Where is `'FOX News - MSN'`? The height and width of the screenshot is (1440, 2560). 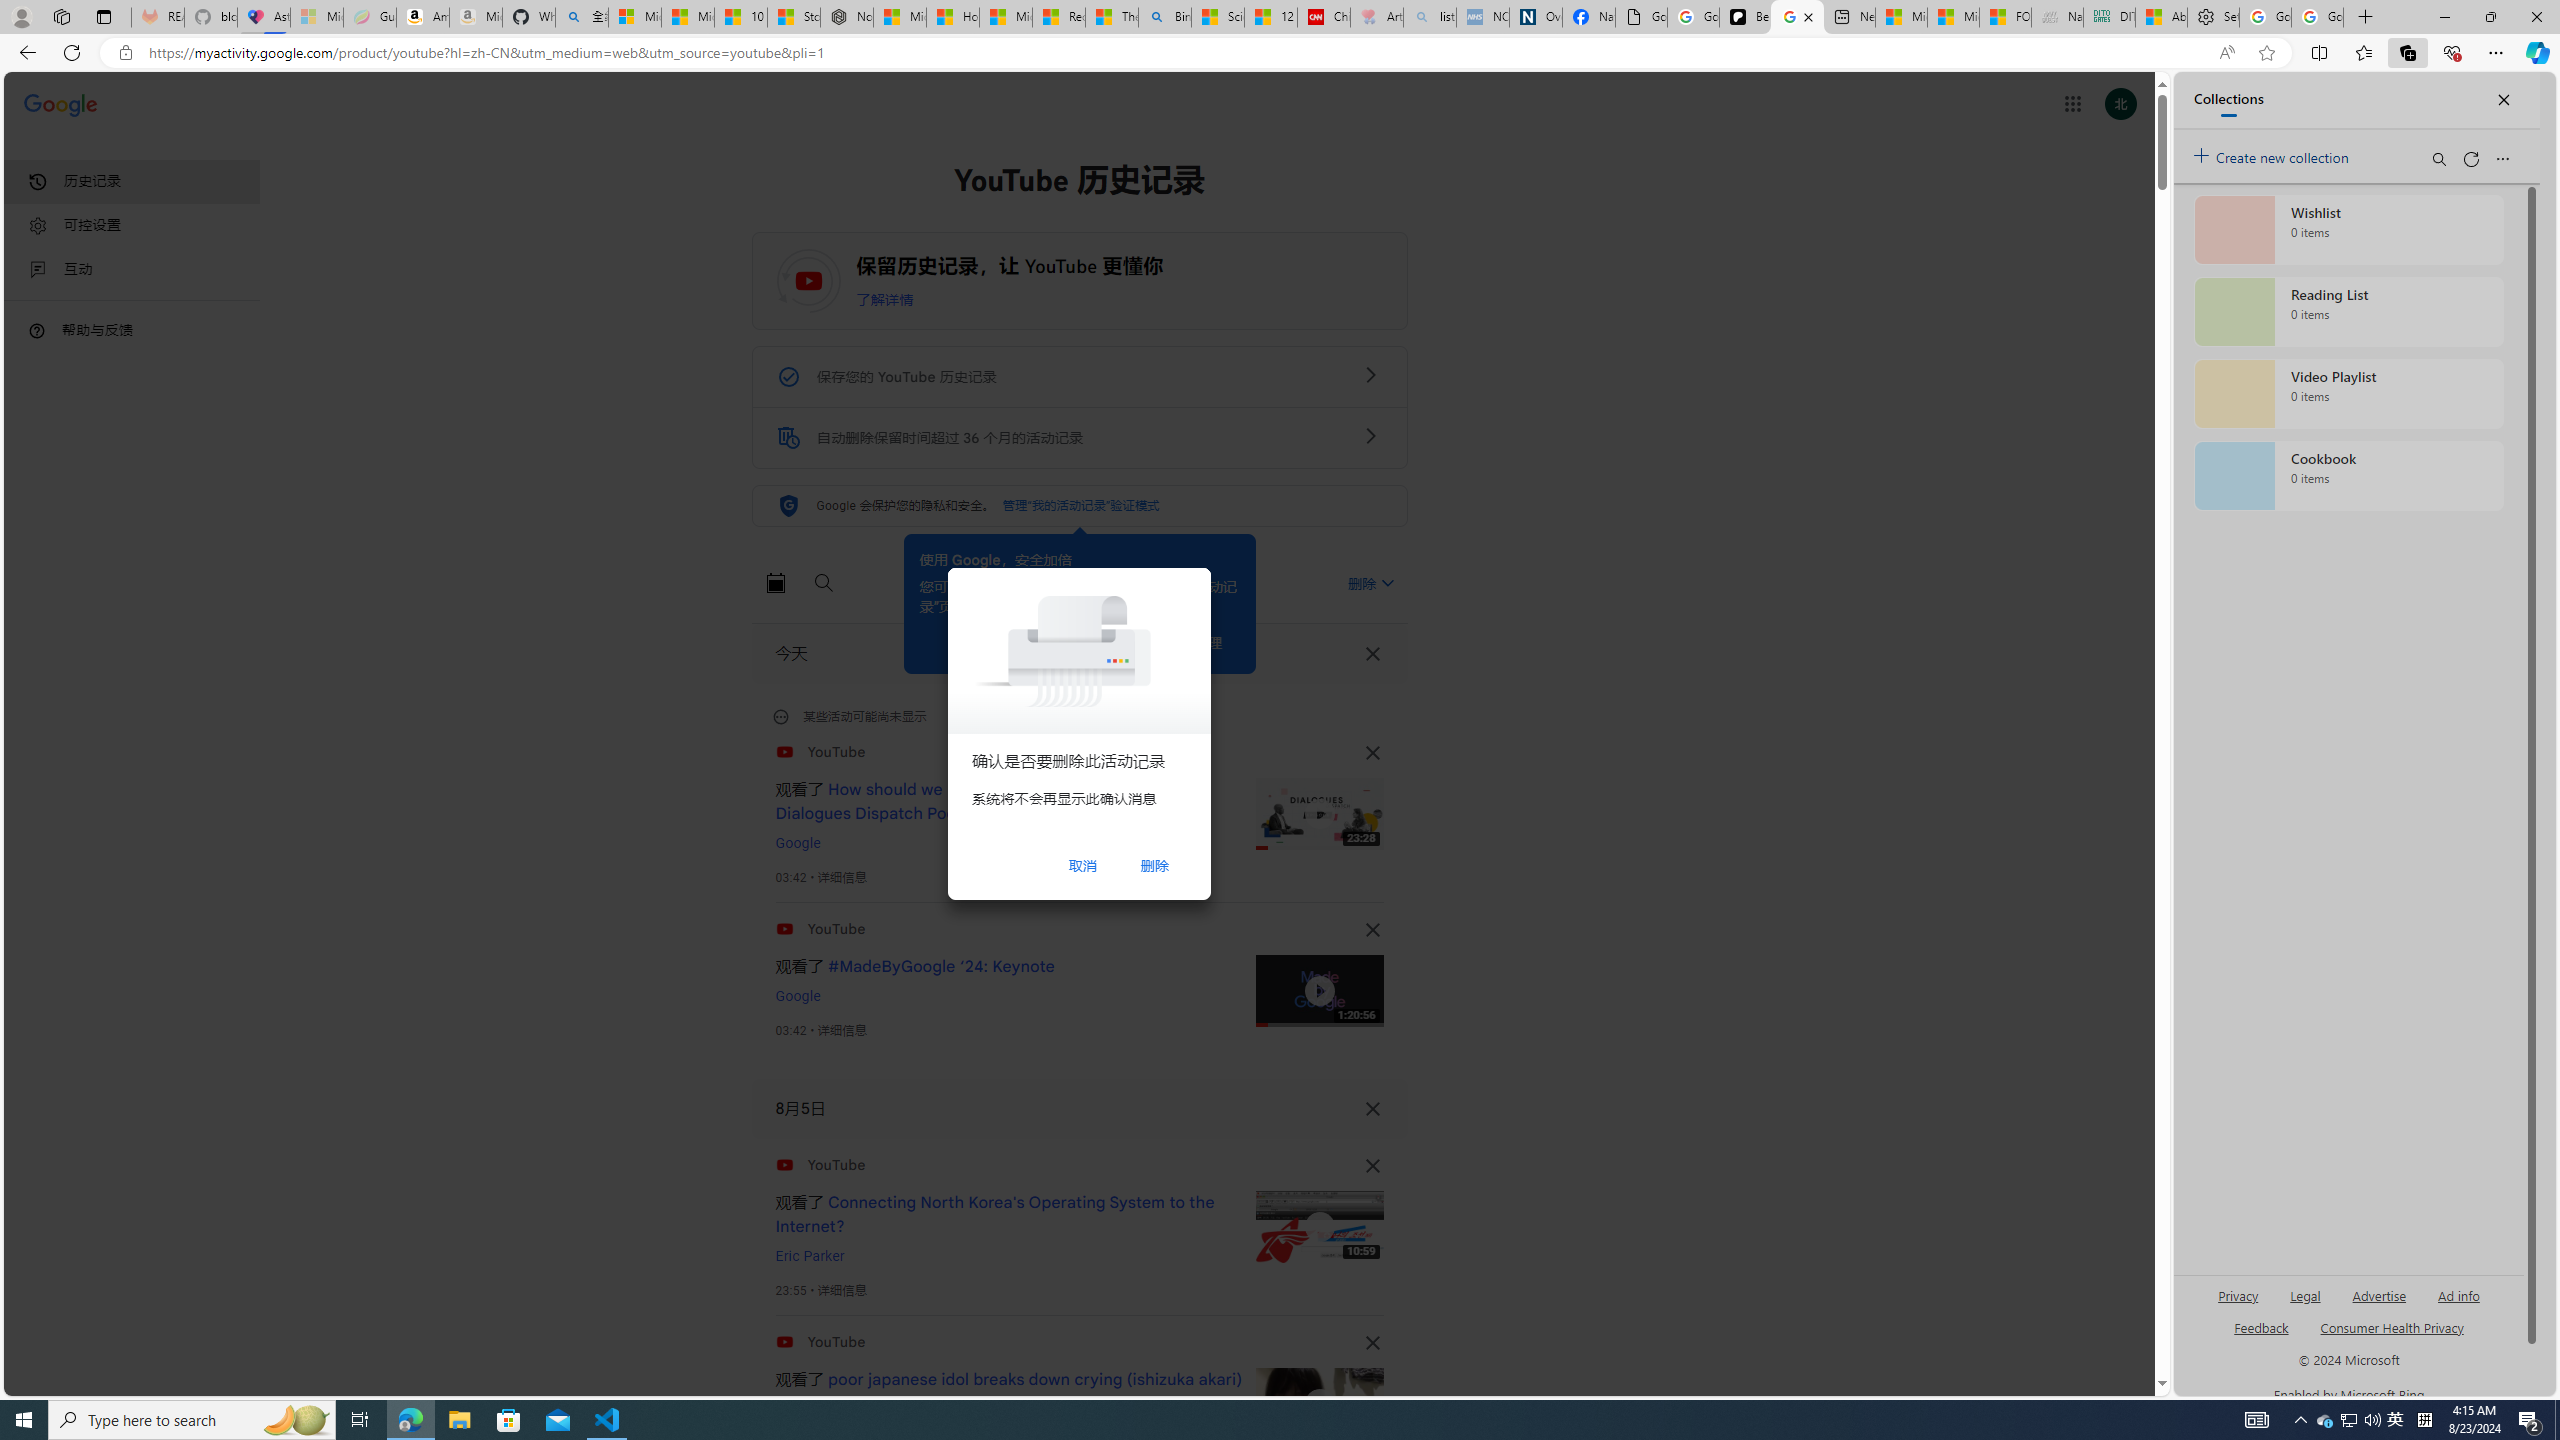 'FOX News - MSN' is located at coordinates (2005, 16).